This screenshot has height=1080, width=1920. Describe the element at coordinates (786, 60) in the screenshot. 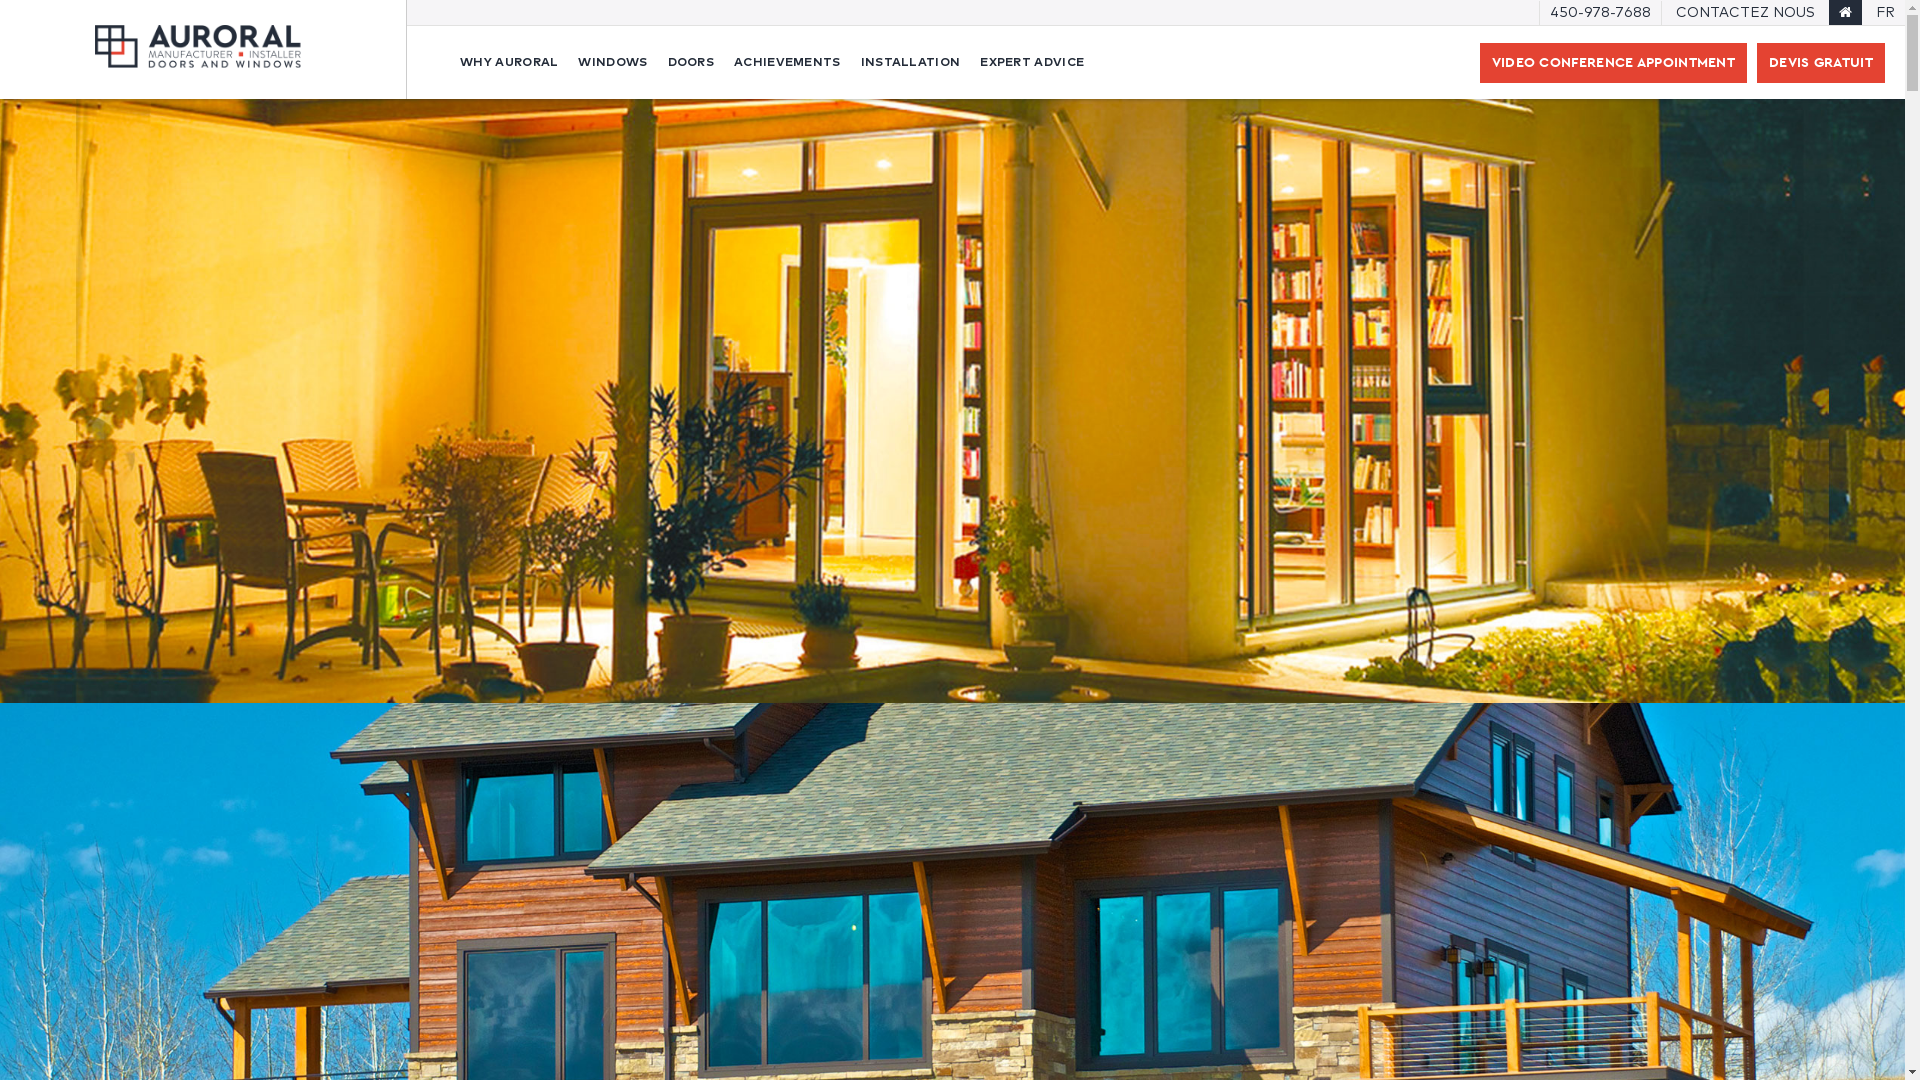

I see `'ACHIEVEMENTS'` at that location.